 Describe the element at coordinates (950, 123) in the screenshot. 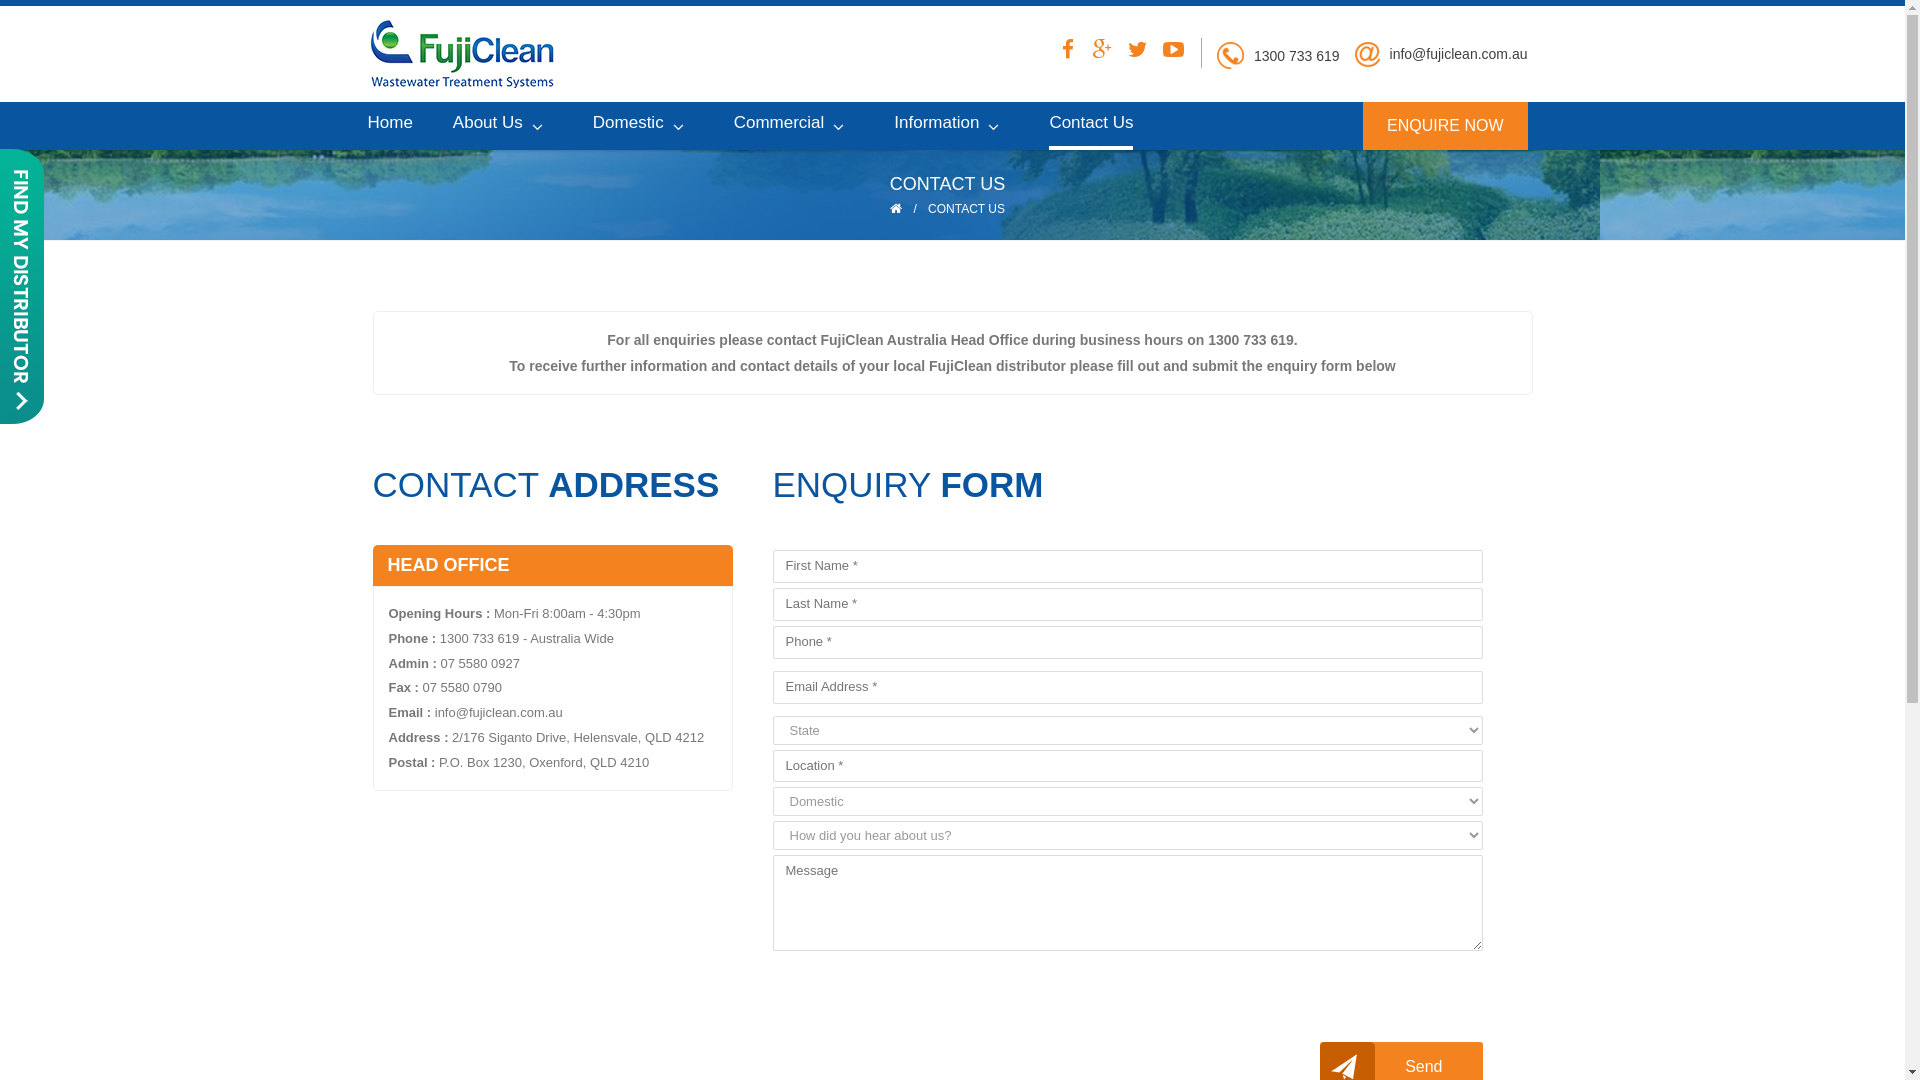

I see `'Information'` at that location.